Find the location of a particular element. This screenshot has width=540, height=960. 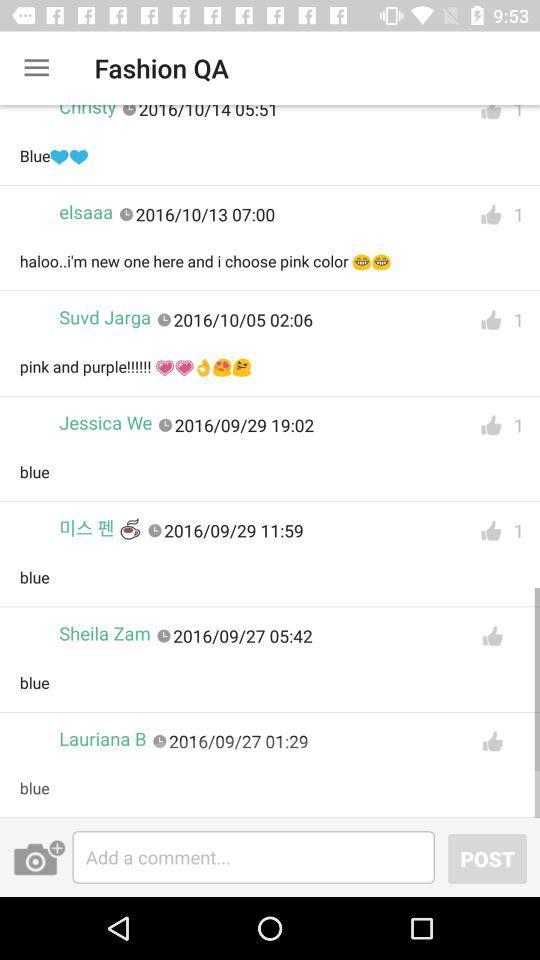

the lauriana b icon is located at coordinates (102, 738).